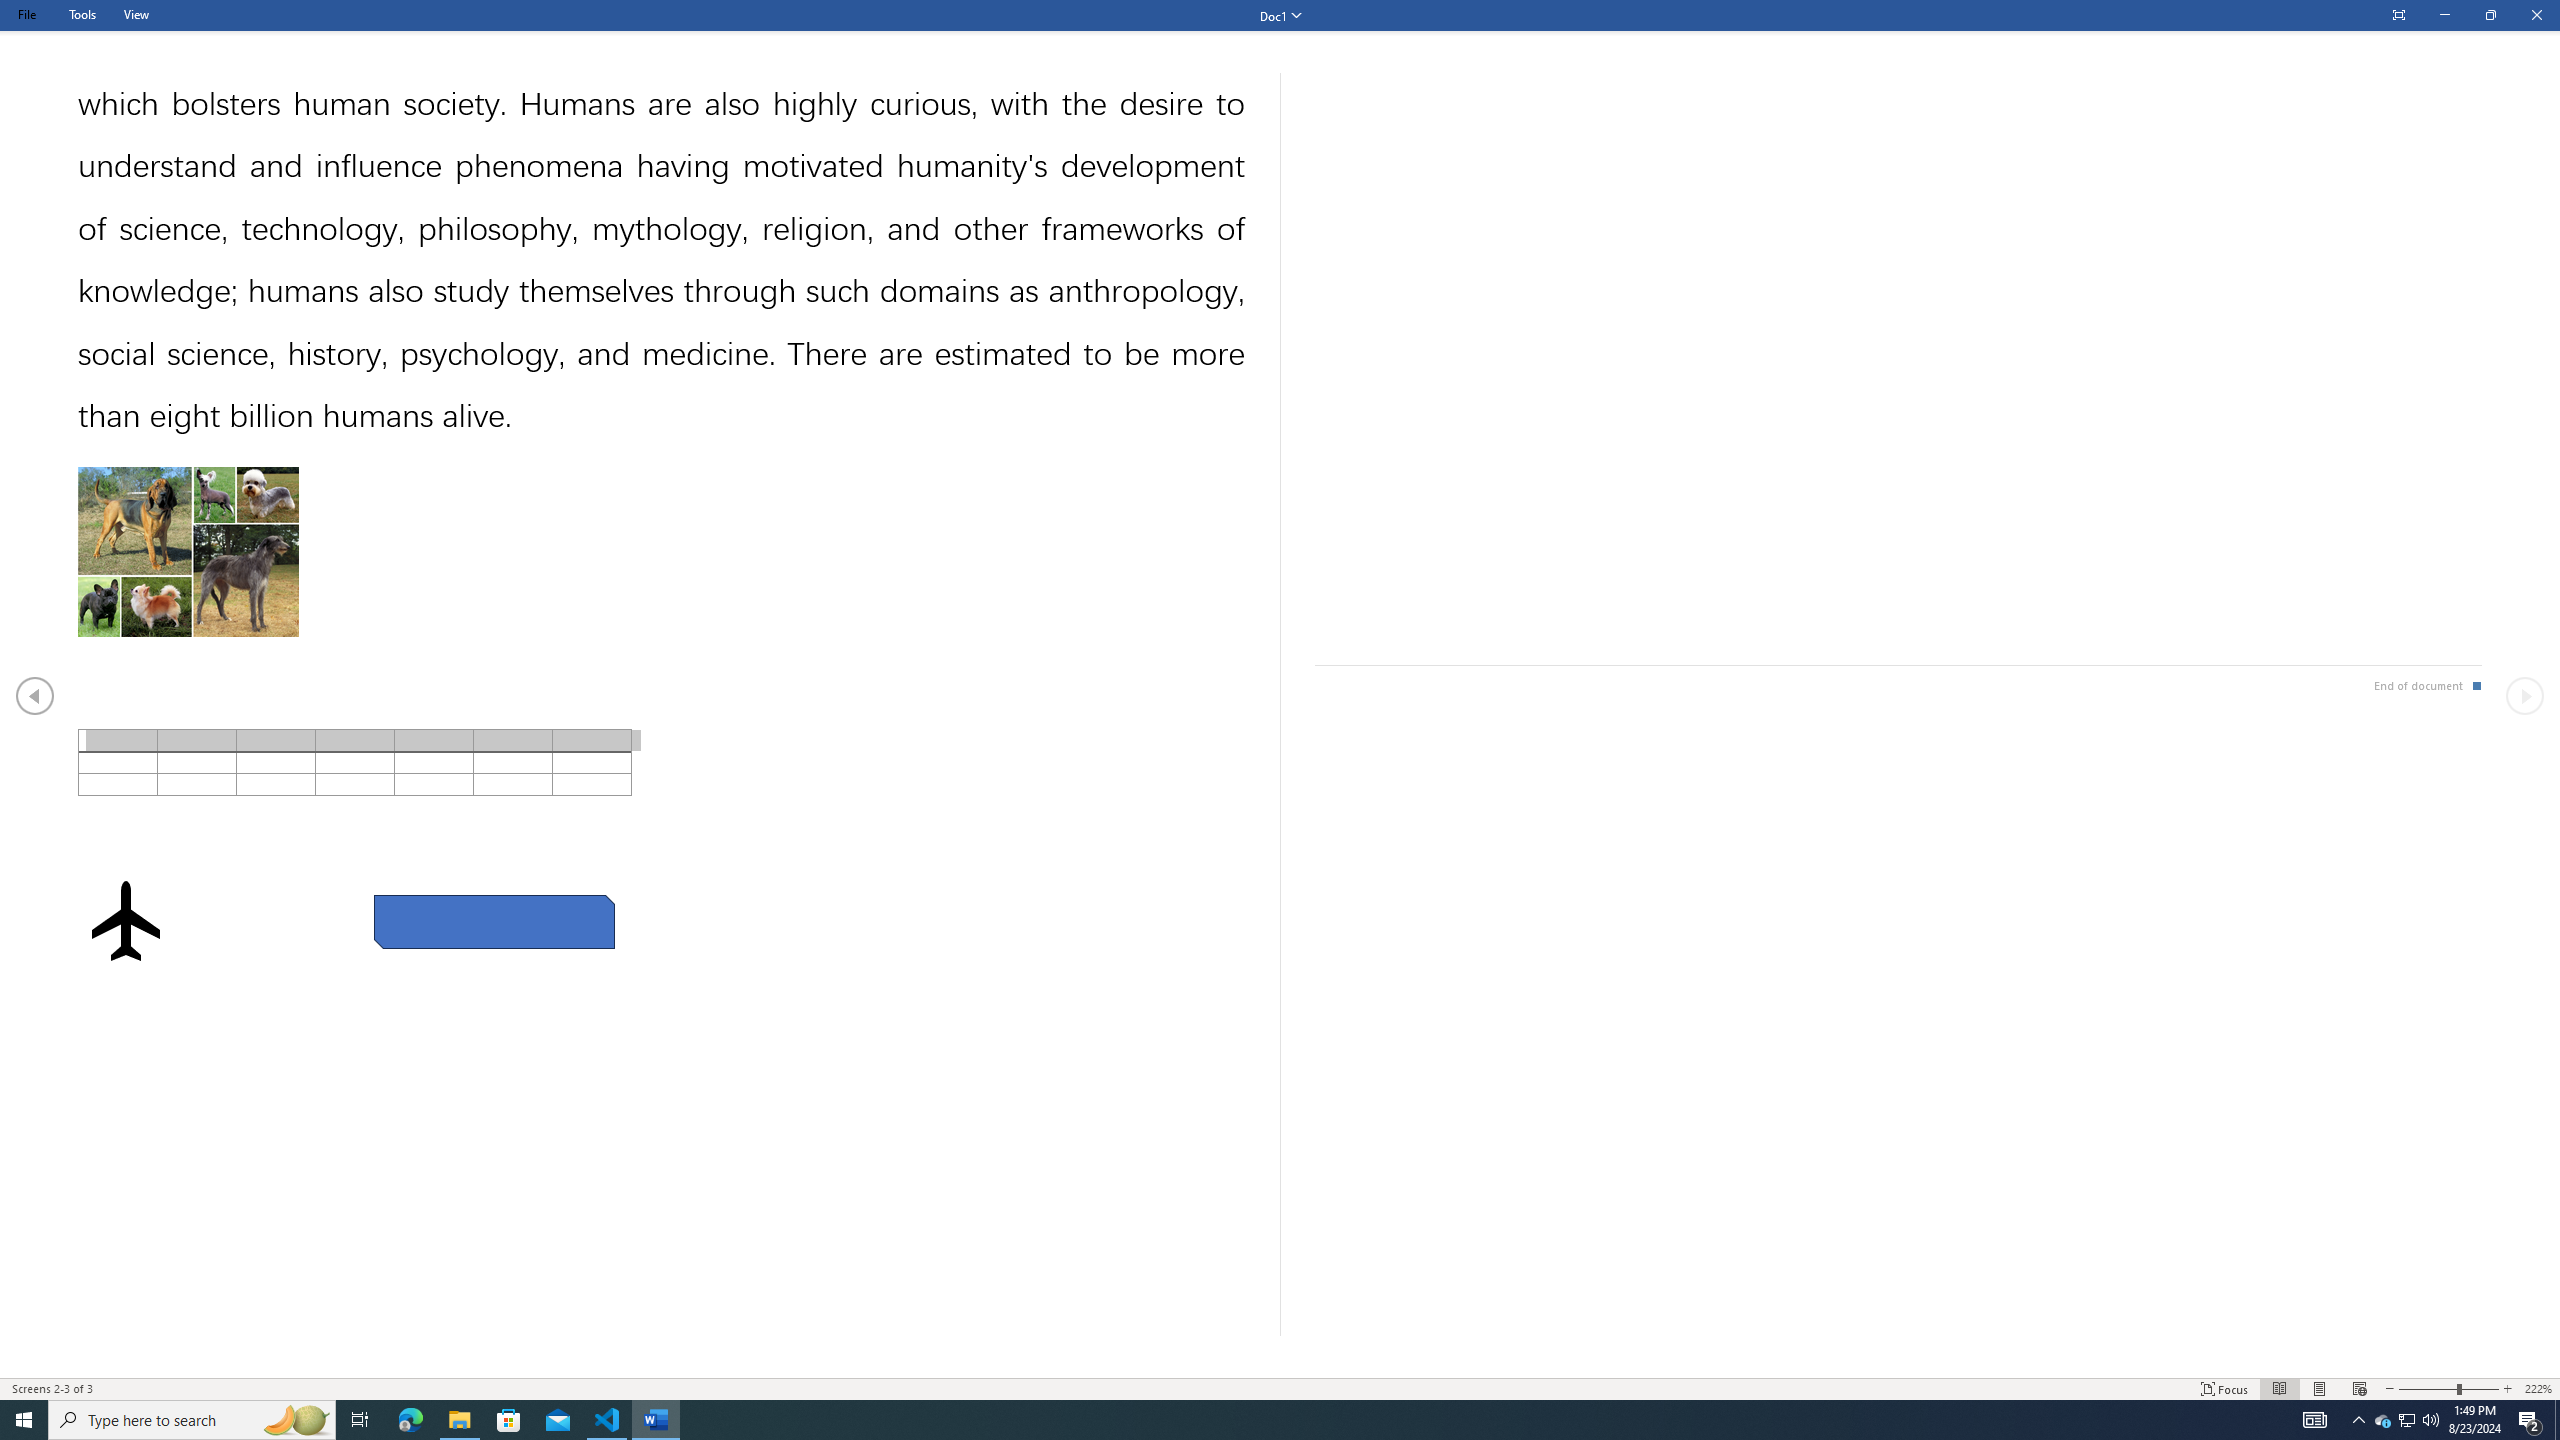  What do you see at coordinates (187, 551) in the screenshot?
I see `'Morphological variation in six dogs'` at bounding box center [187, 551].